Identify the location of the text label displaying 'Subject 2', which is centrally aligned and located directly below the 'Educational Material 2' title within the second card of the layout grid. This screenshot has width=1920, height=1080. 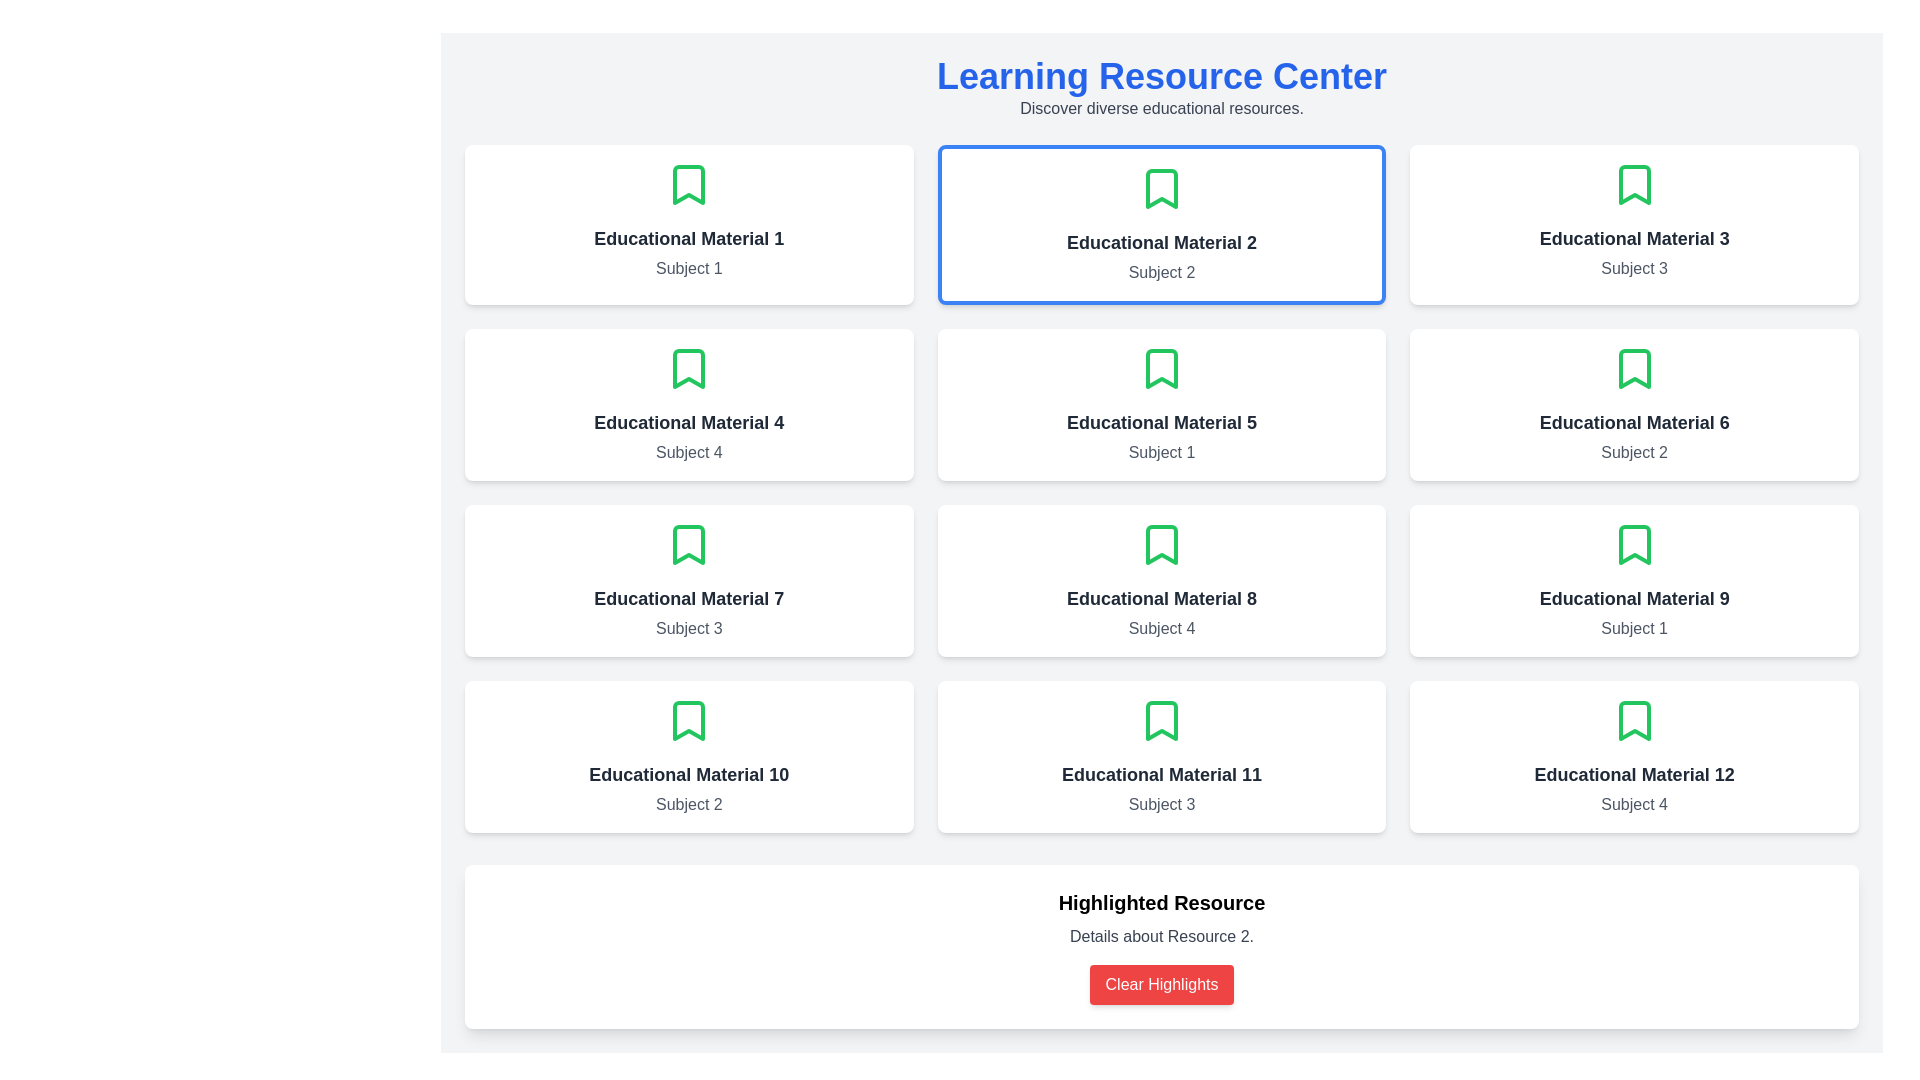
(1161, 273).